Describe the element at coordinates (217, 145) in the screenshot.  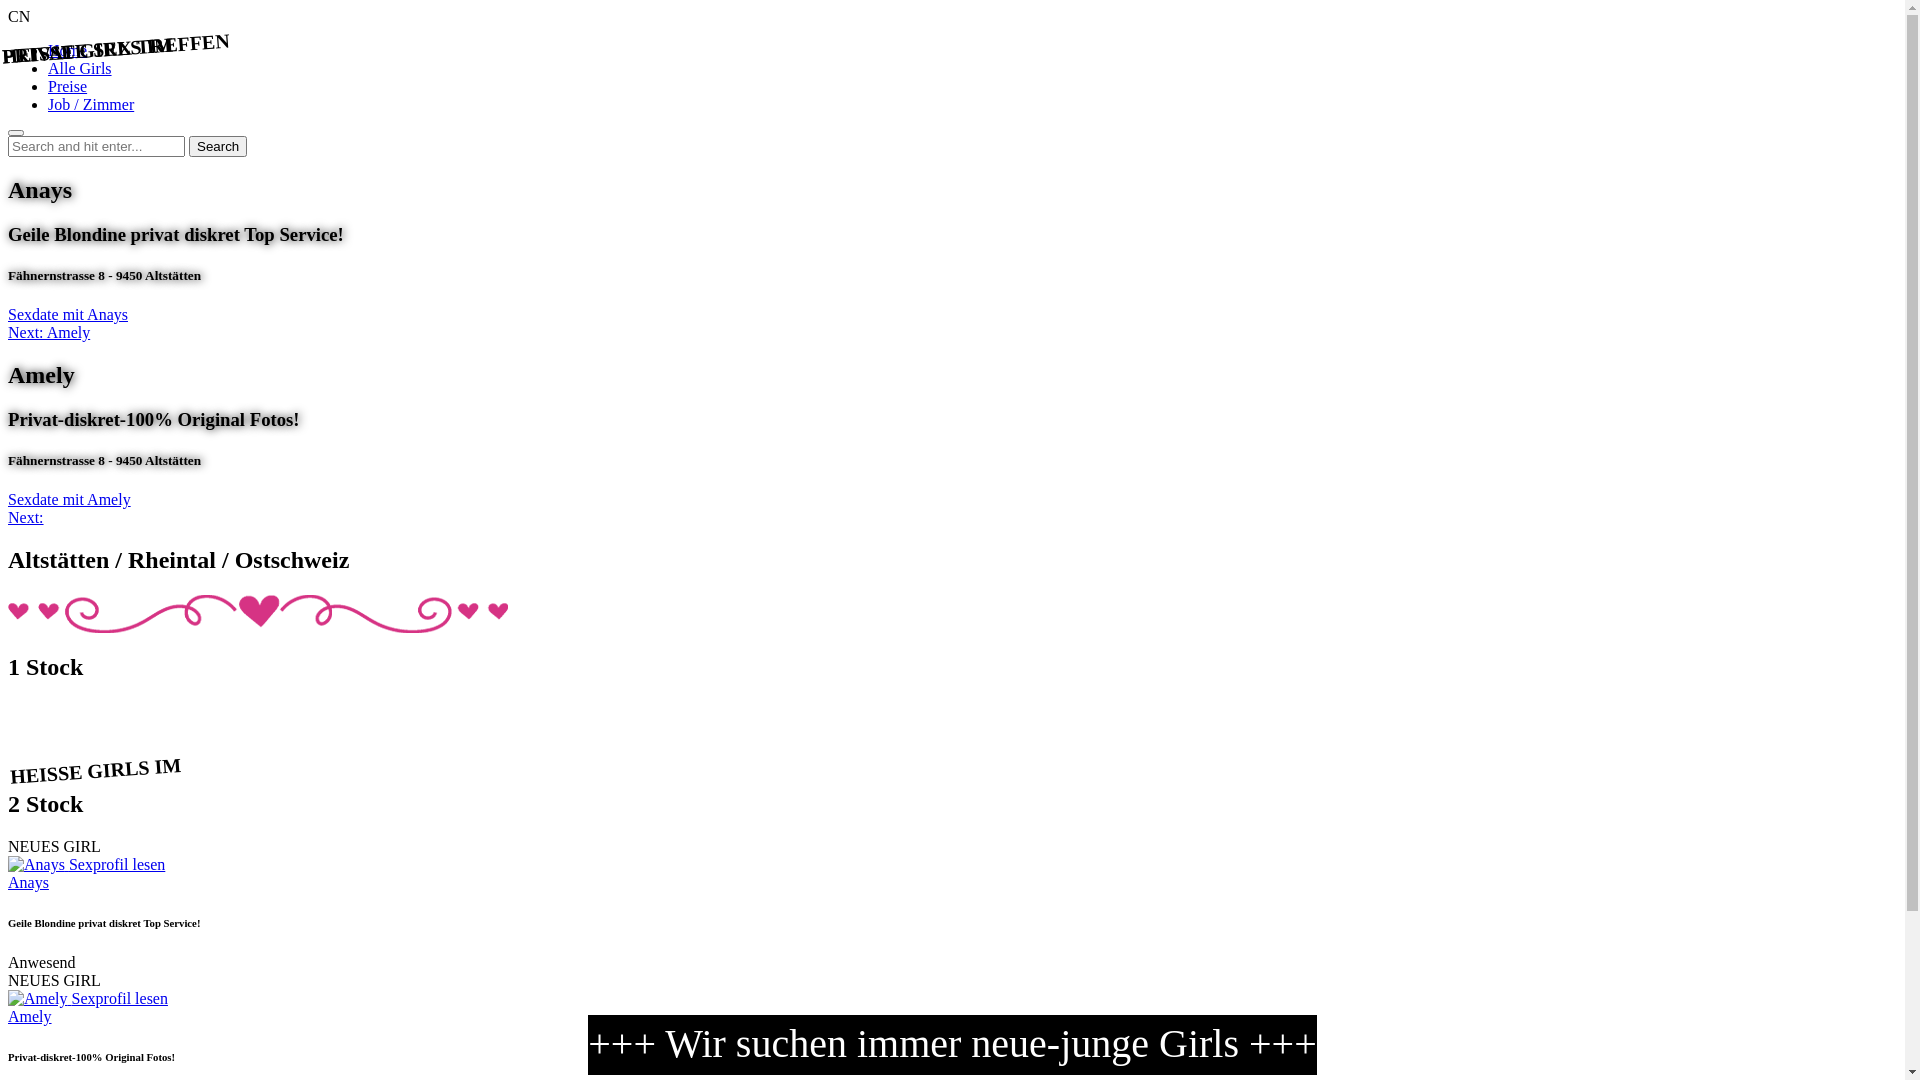
I see `'Search'` at that location.